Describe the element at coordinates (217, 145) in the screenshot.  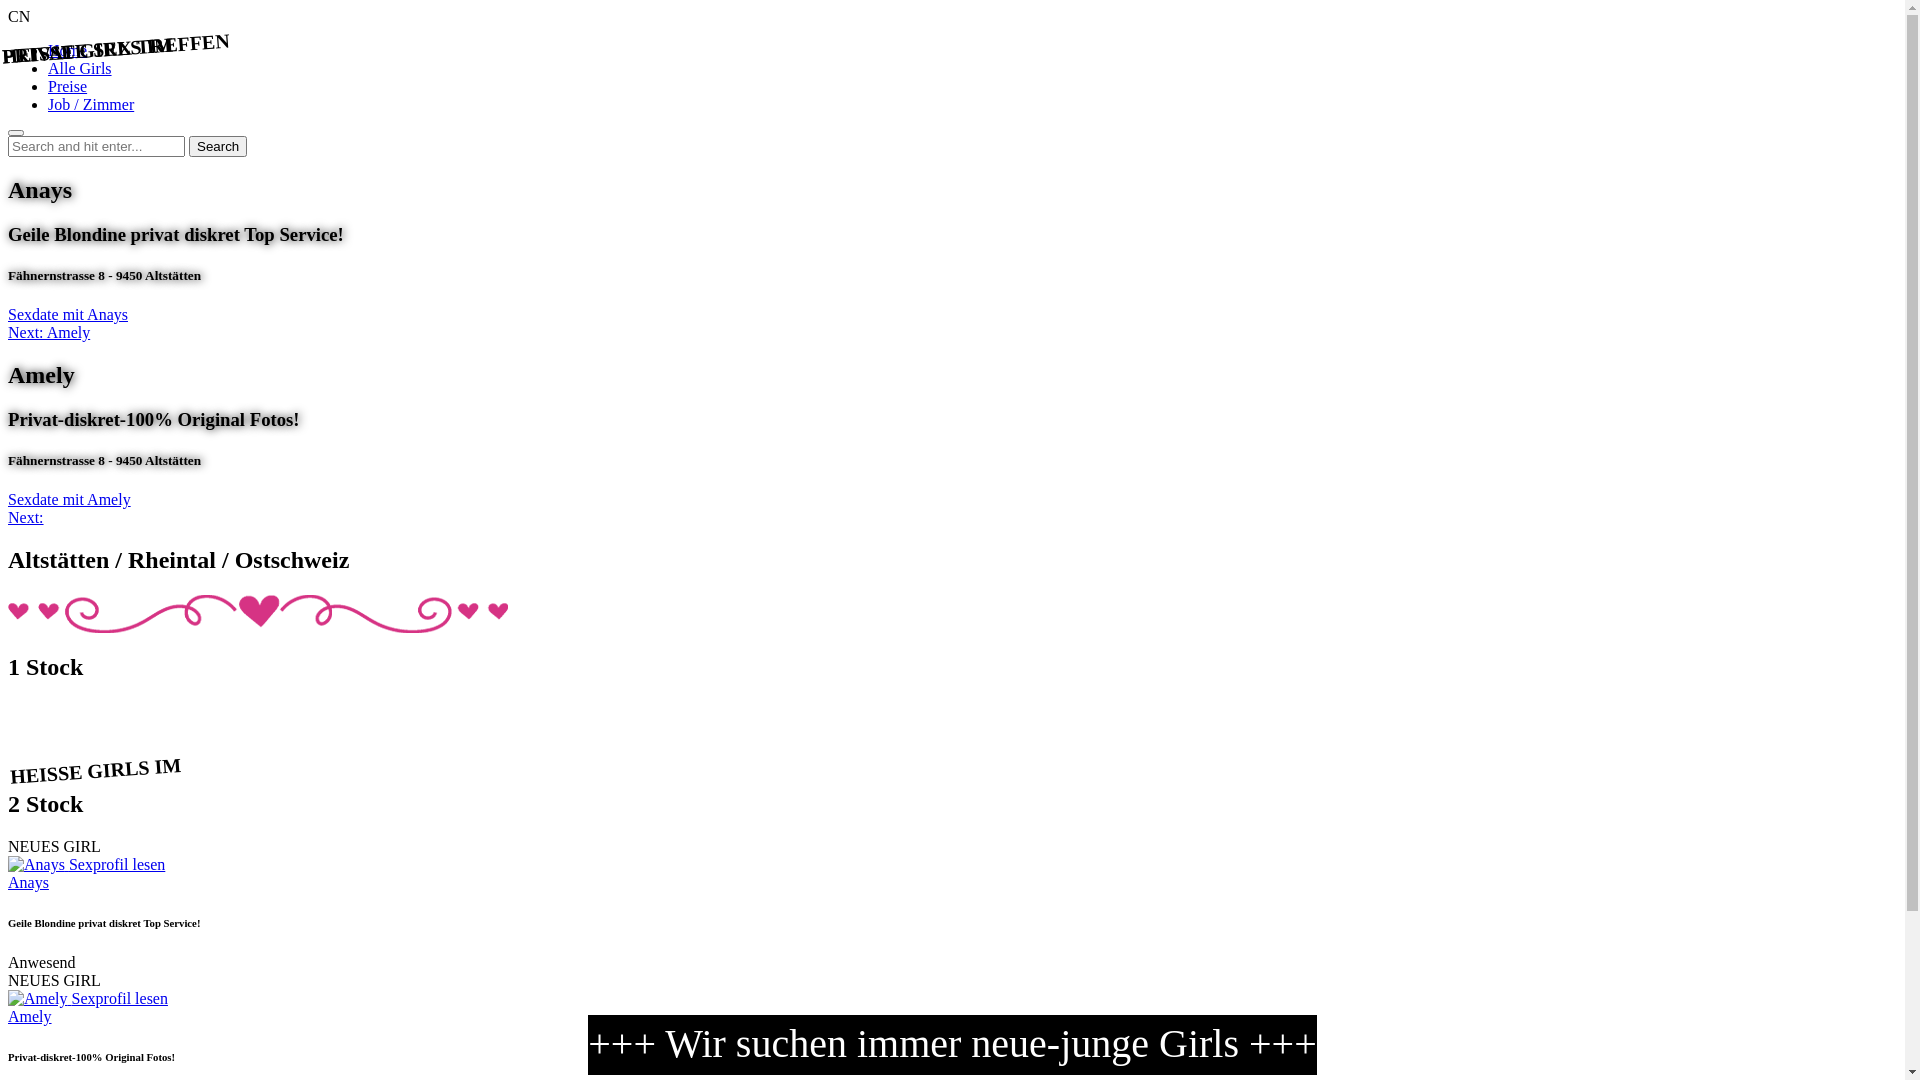
I see `'Search'` at that location.